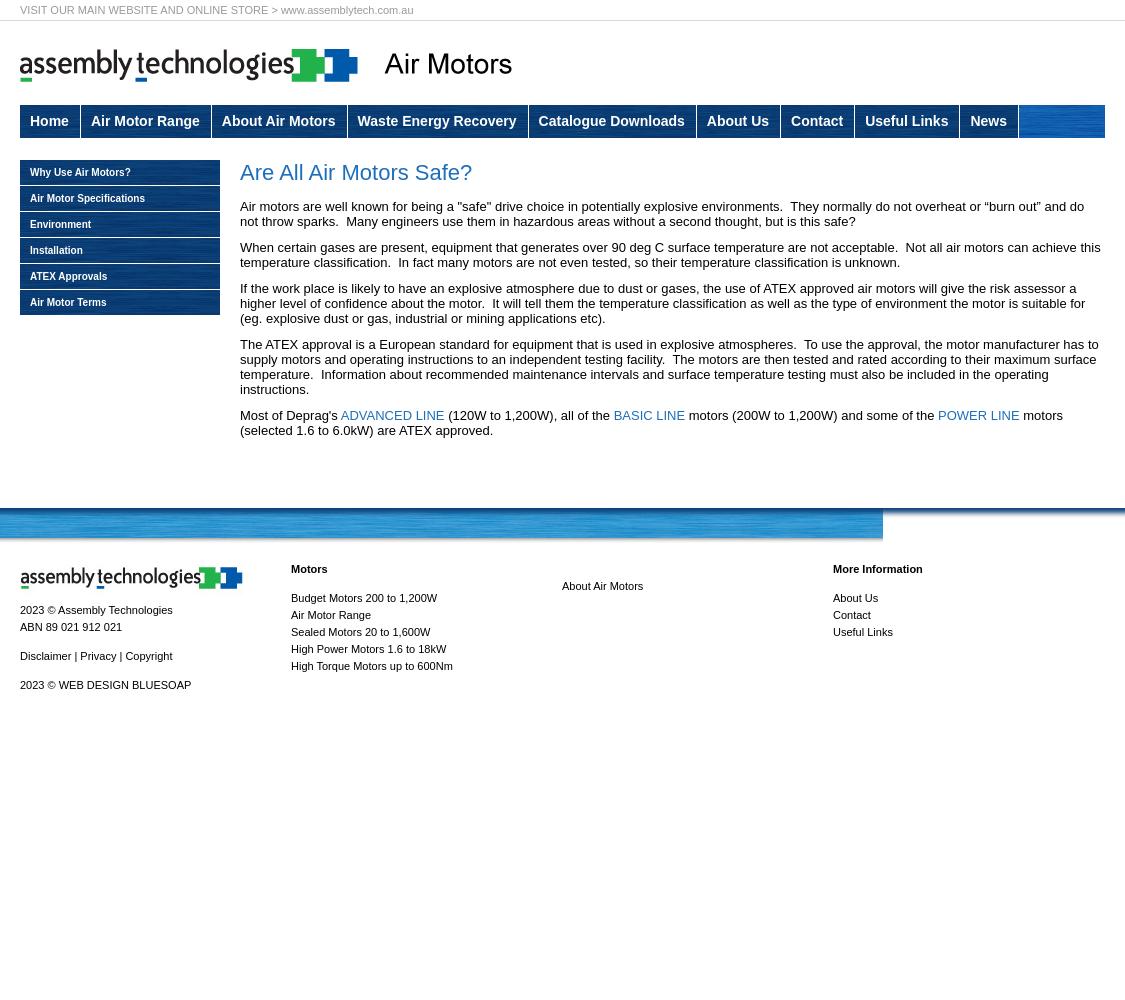  I want to click on 'Motors', so click(308, 568).